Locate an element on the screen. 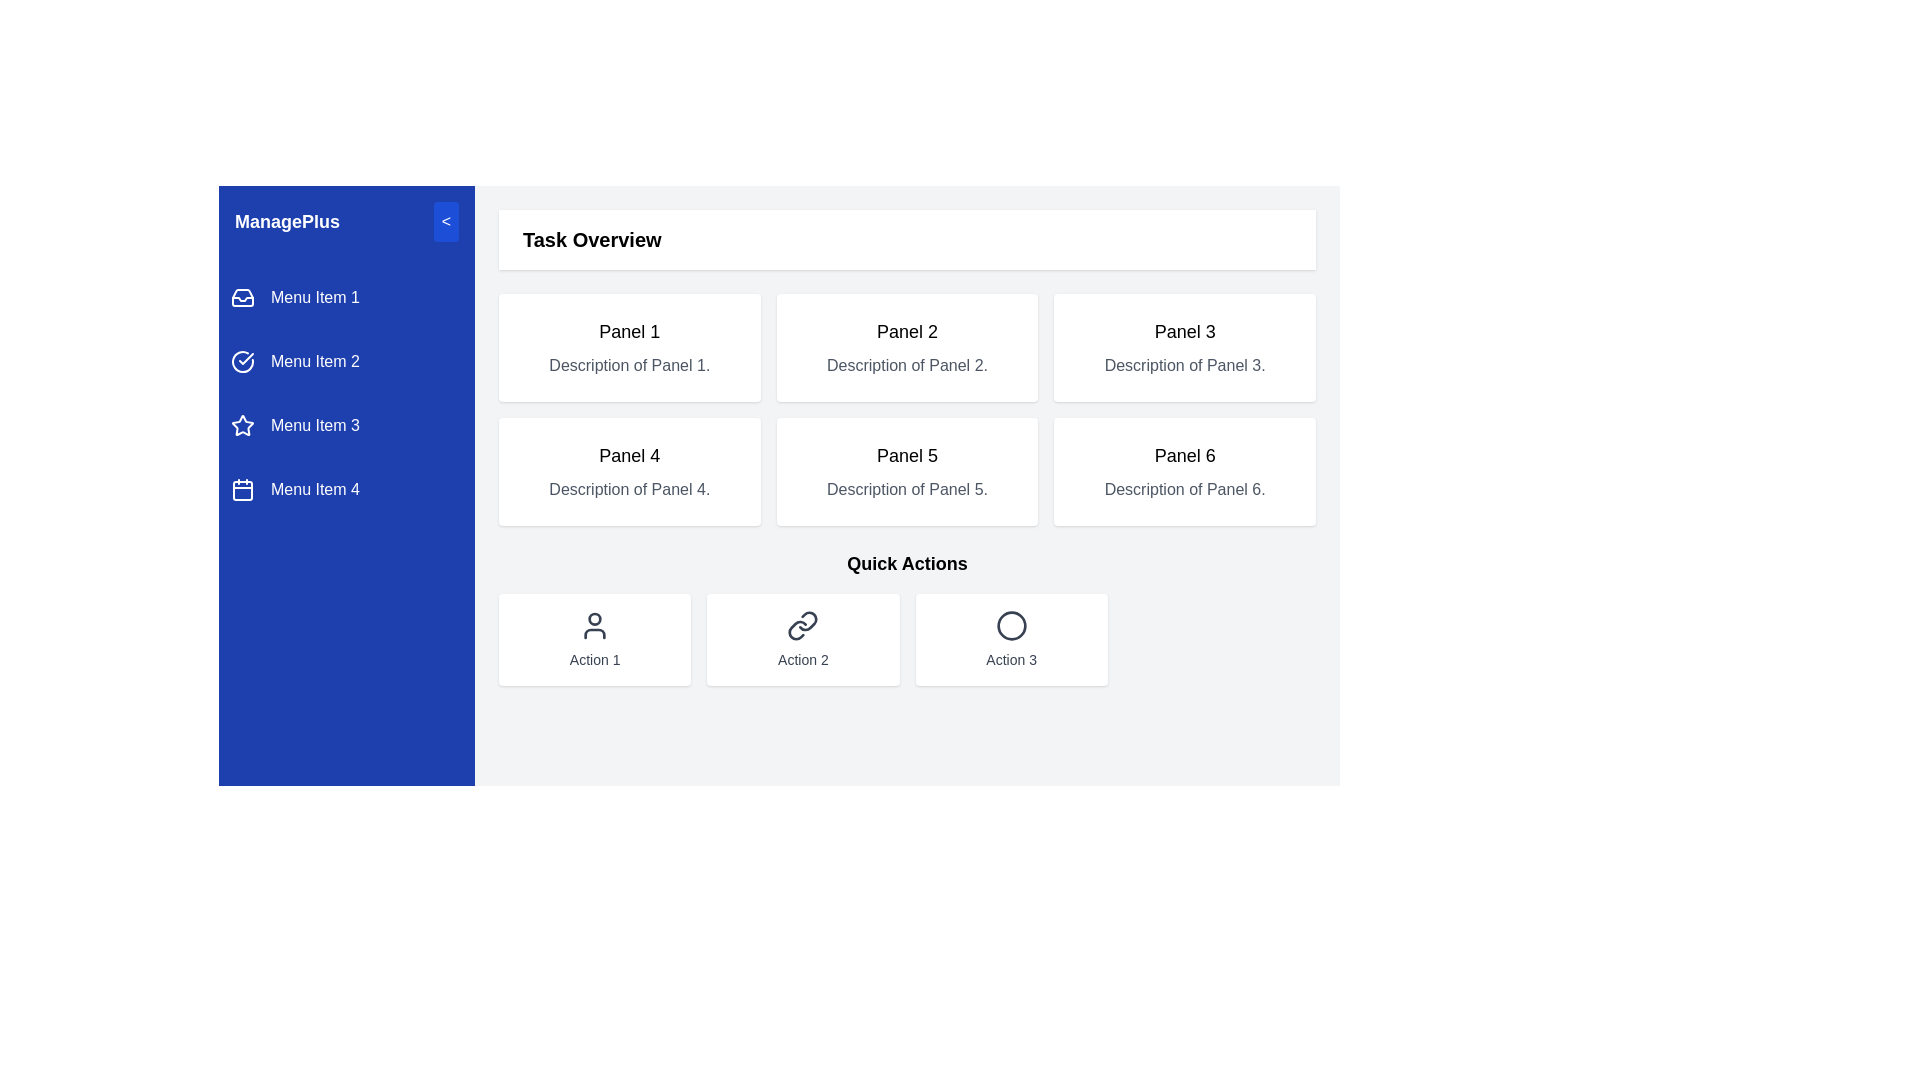 This screenshot has height=1080, width=1920. the 'Menu Item 1' vector graphic icon in the sidebar navigation is located at coordinates (242, 297).